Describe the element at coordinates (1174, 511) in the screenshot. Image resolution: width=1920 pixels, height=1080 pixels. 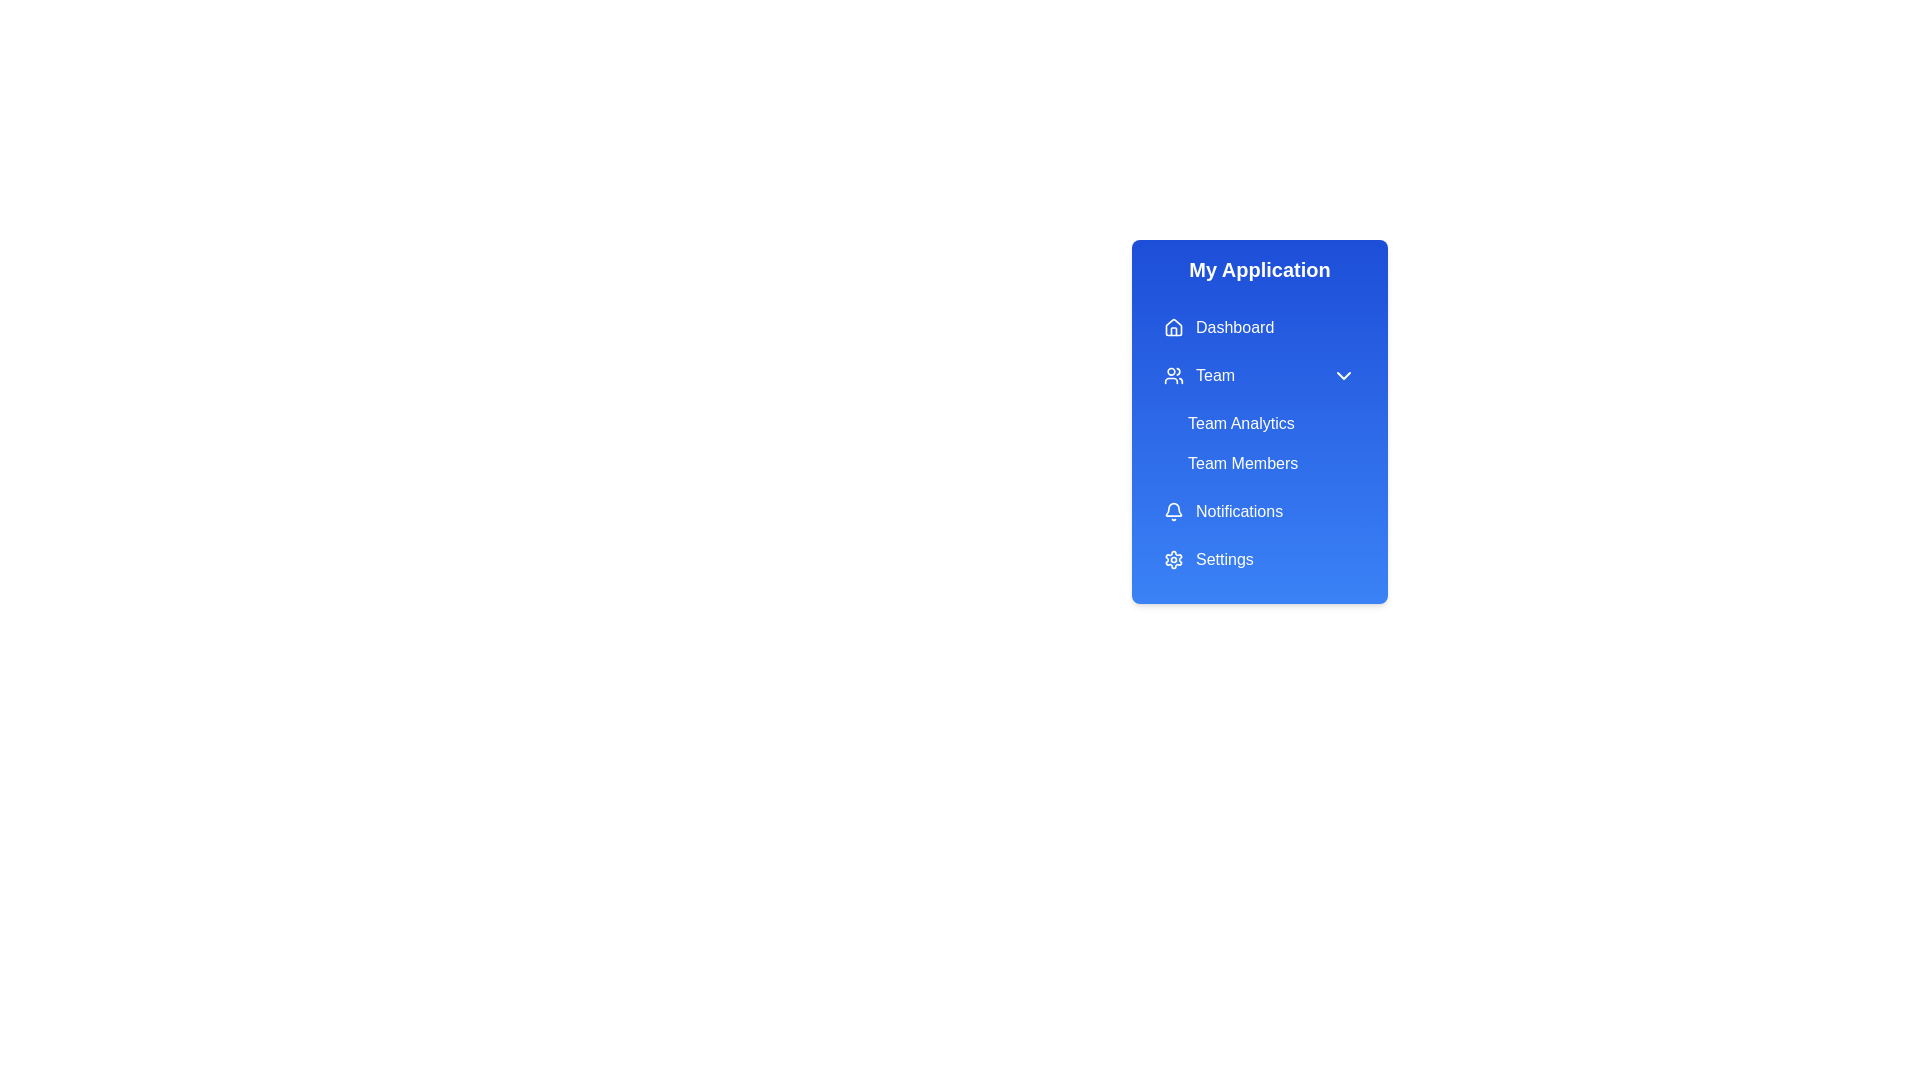
I see `the Notifications icon located in the left panel of the interface, positioned immediately to the left of the 'Notifications' text label` at that location.